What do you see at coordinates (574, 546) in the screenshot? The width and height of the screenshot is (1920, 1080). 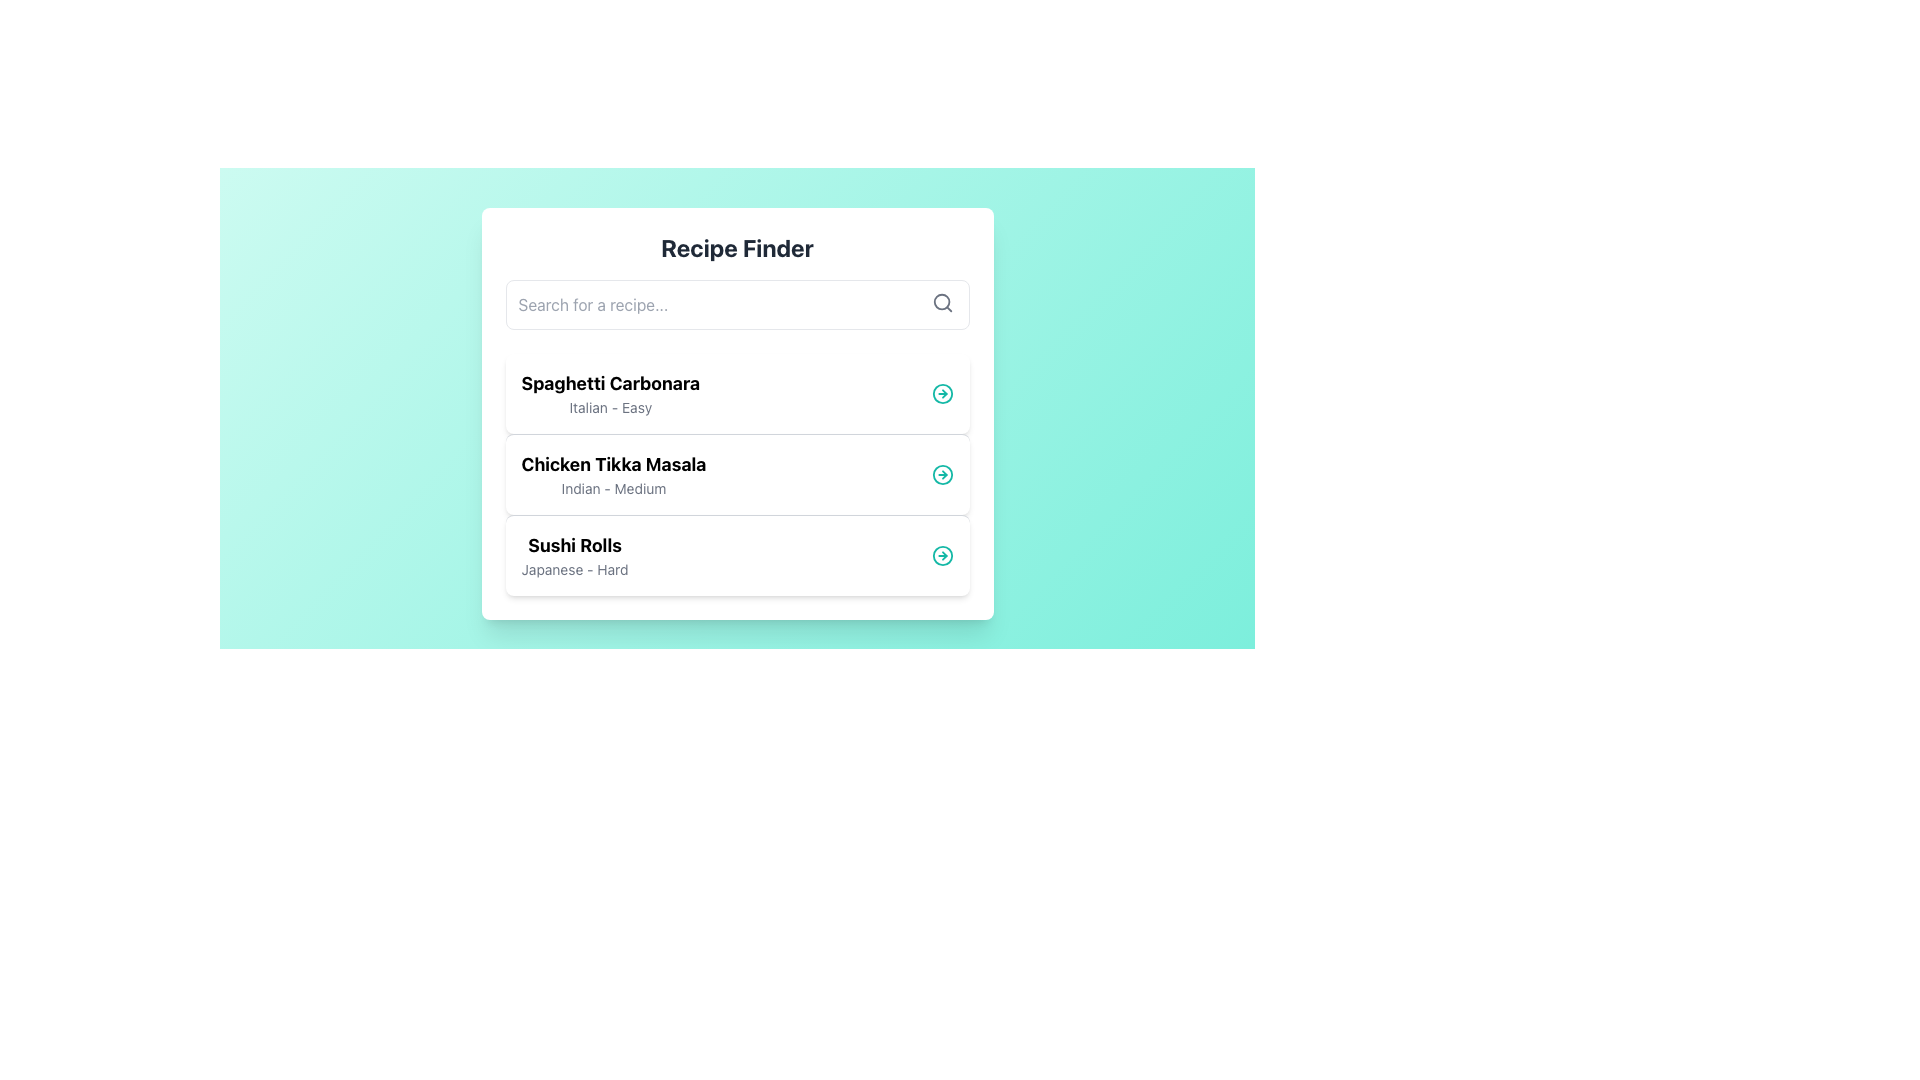 I see `text content of the title 'Sushi Rolls' in the Recipe Finder section, which is the third entry in the vertically arranged list` at bounding box center [574, 546].